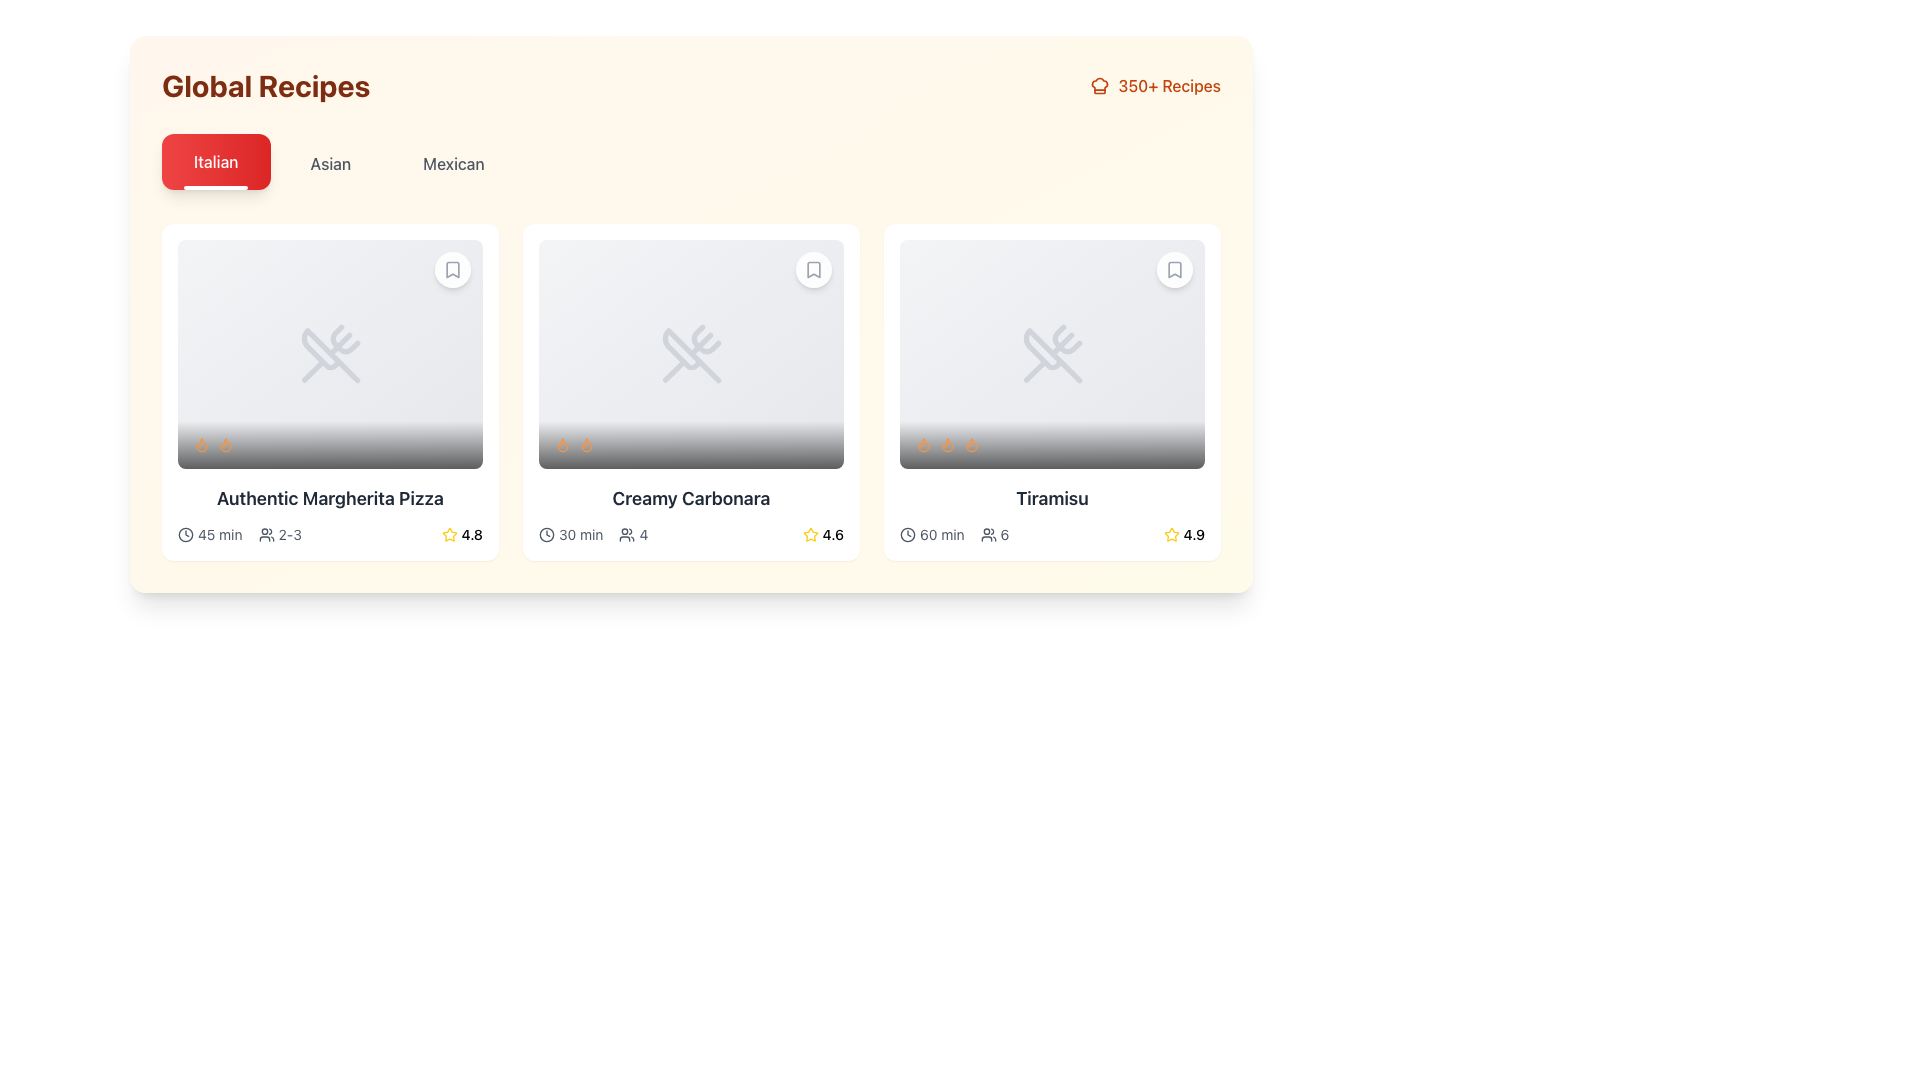  What do you see at coordinates (216, 161) in the screenshot?
I see `the 'Italian' category selector button, which has a white text on a red gradient background and is the first item in a horizontal list of category buttons` at bounding box center [216, 161].